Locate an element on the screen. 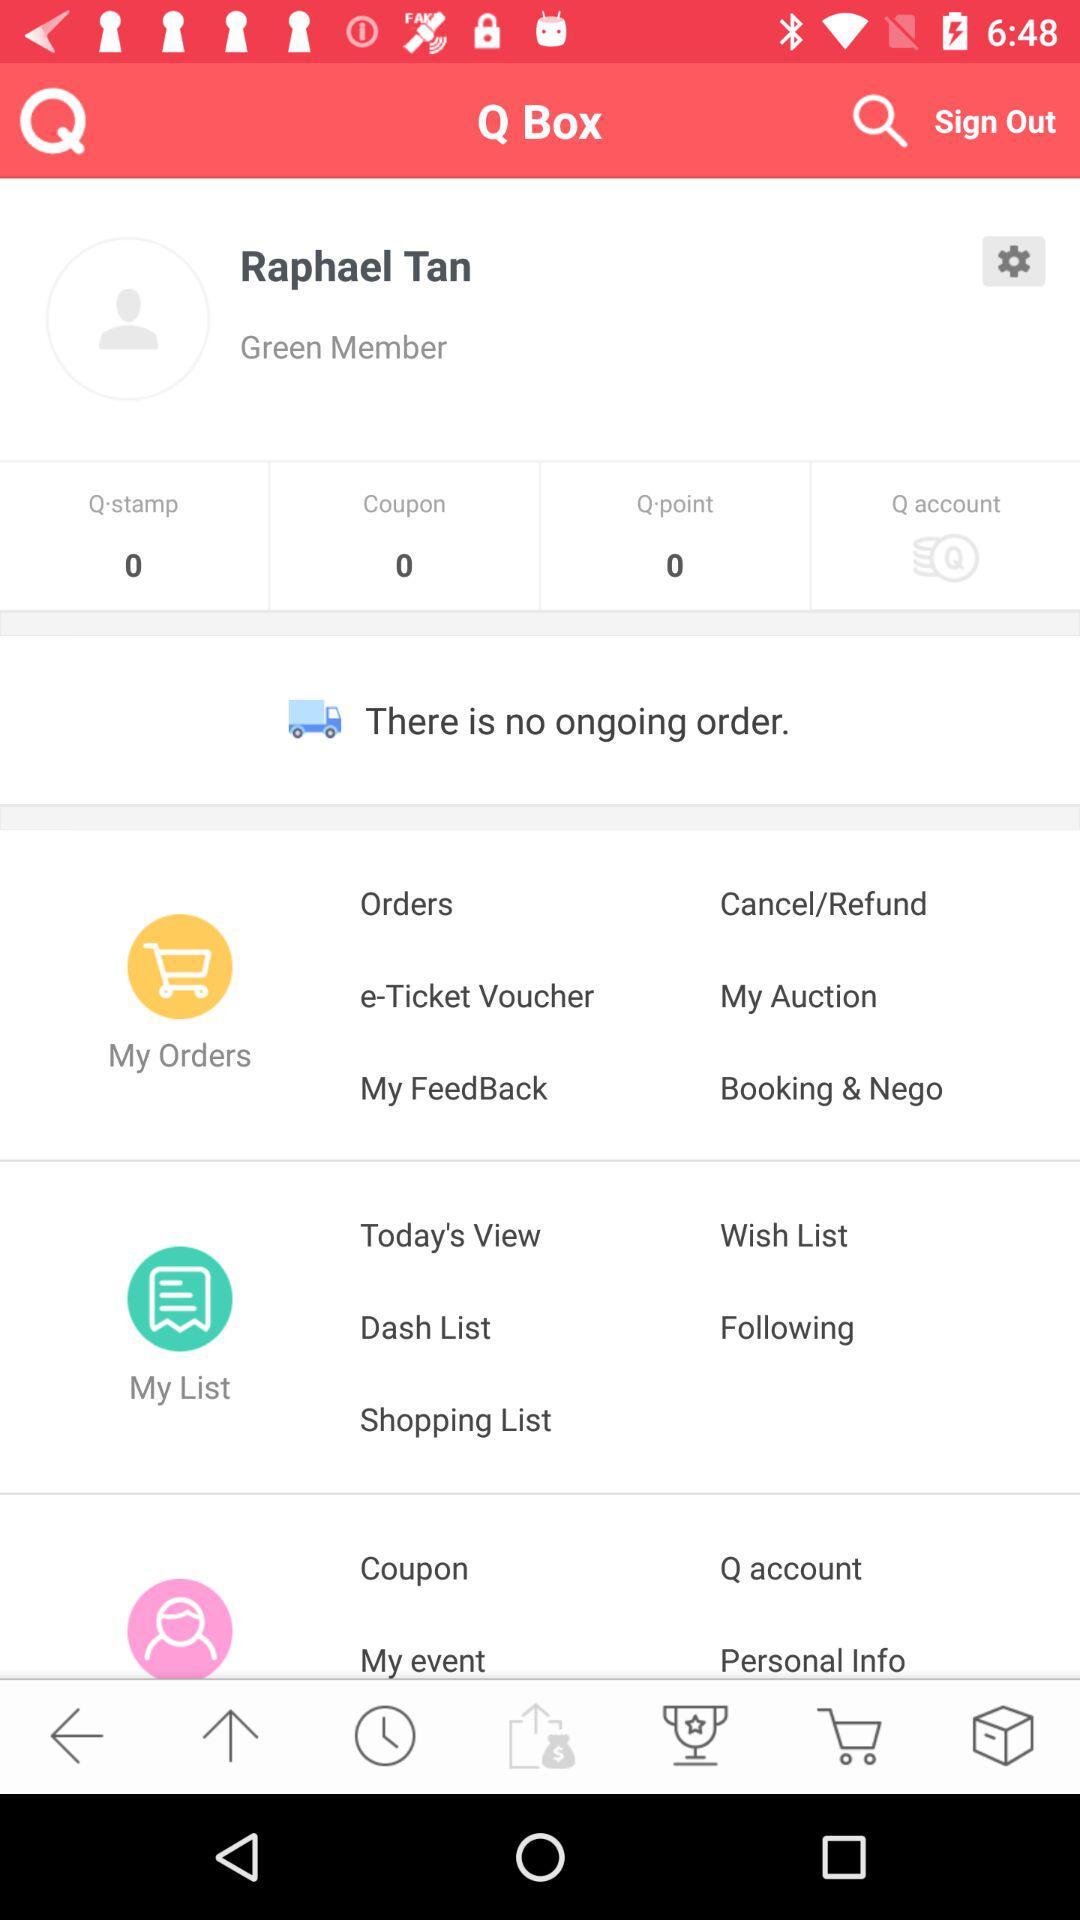 This screenshot has width=1080, height=1920. the item below the personal info app is located at coordinates (1002, 1734).